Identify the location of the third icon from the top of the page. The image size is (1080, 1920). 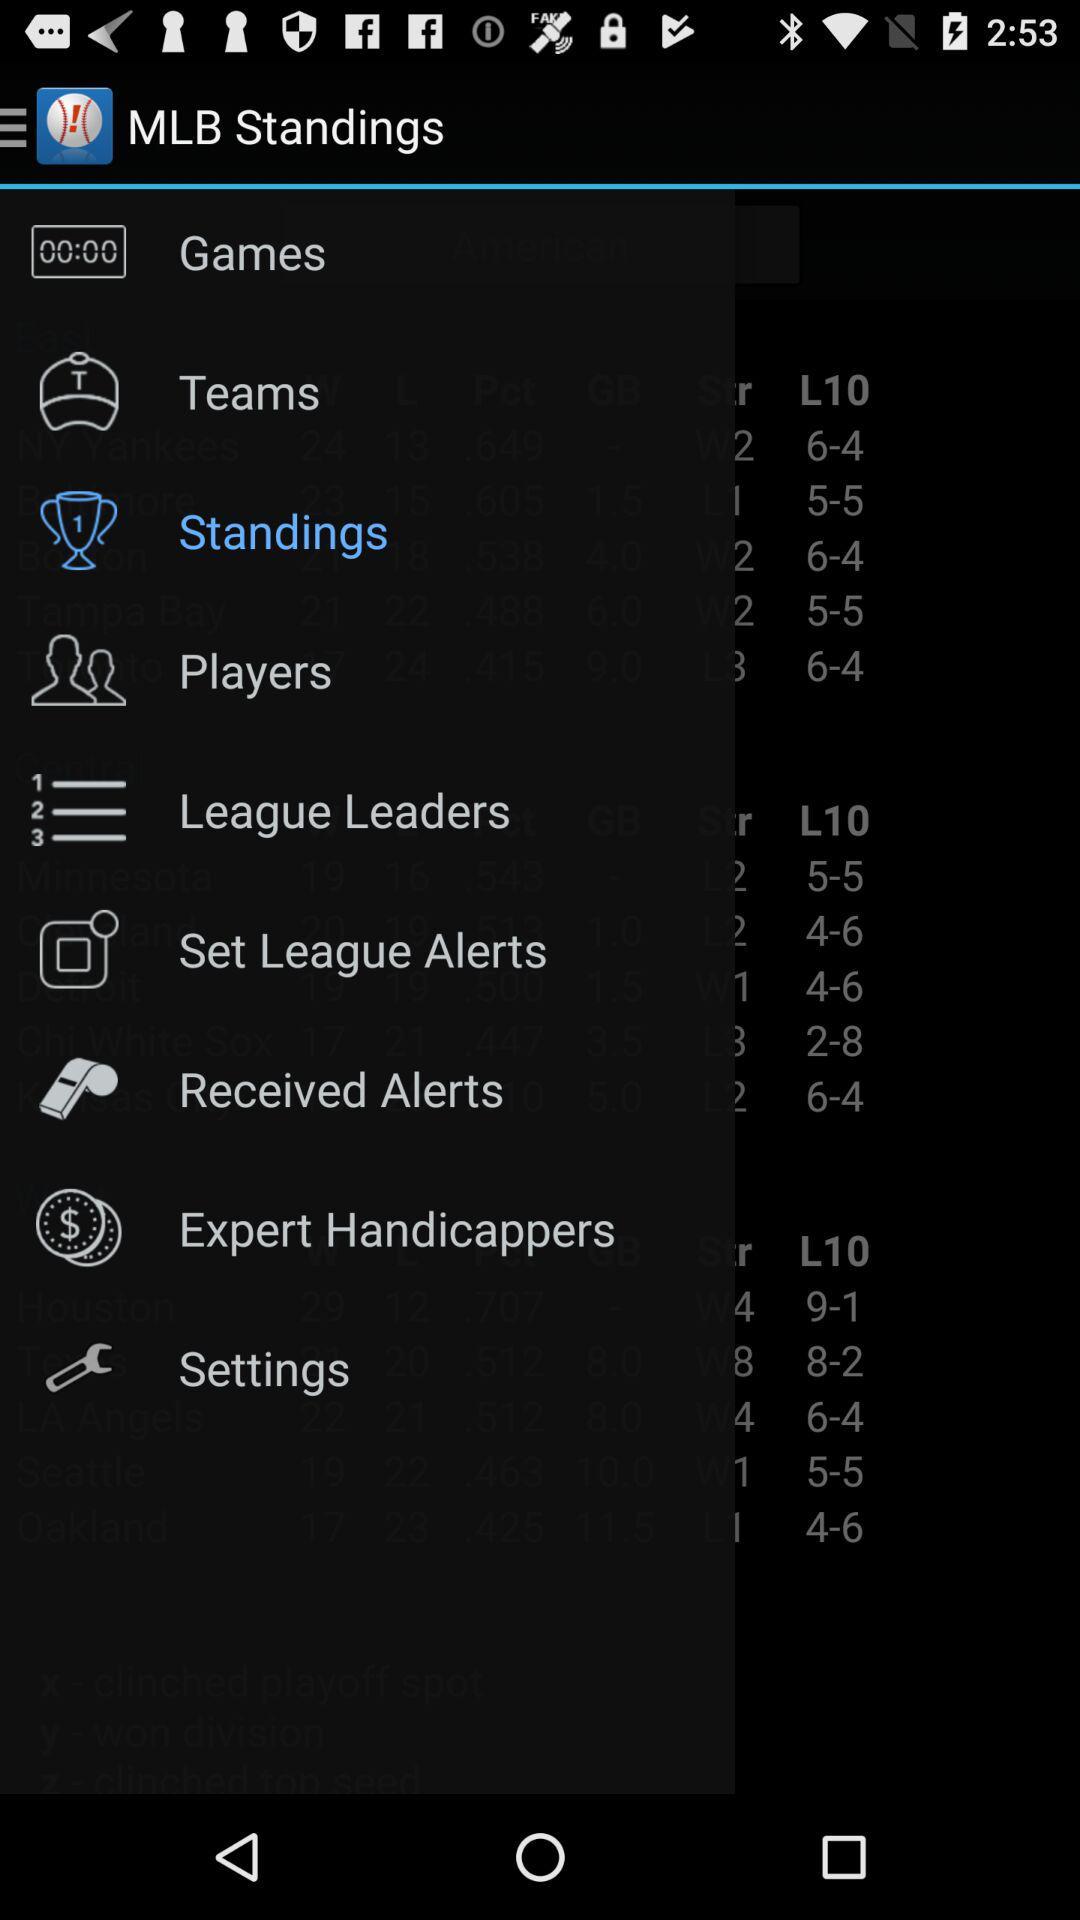
(77, 530).